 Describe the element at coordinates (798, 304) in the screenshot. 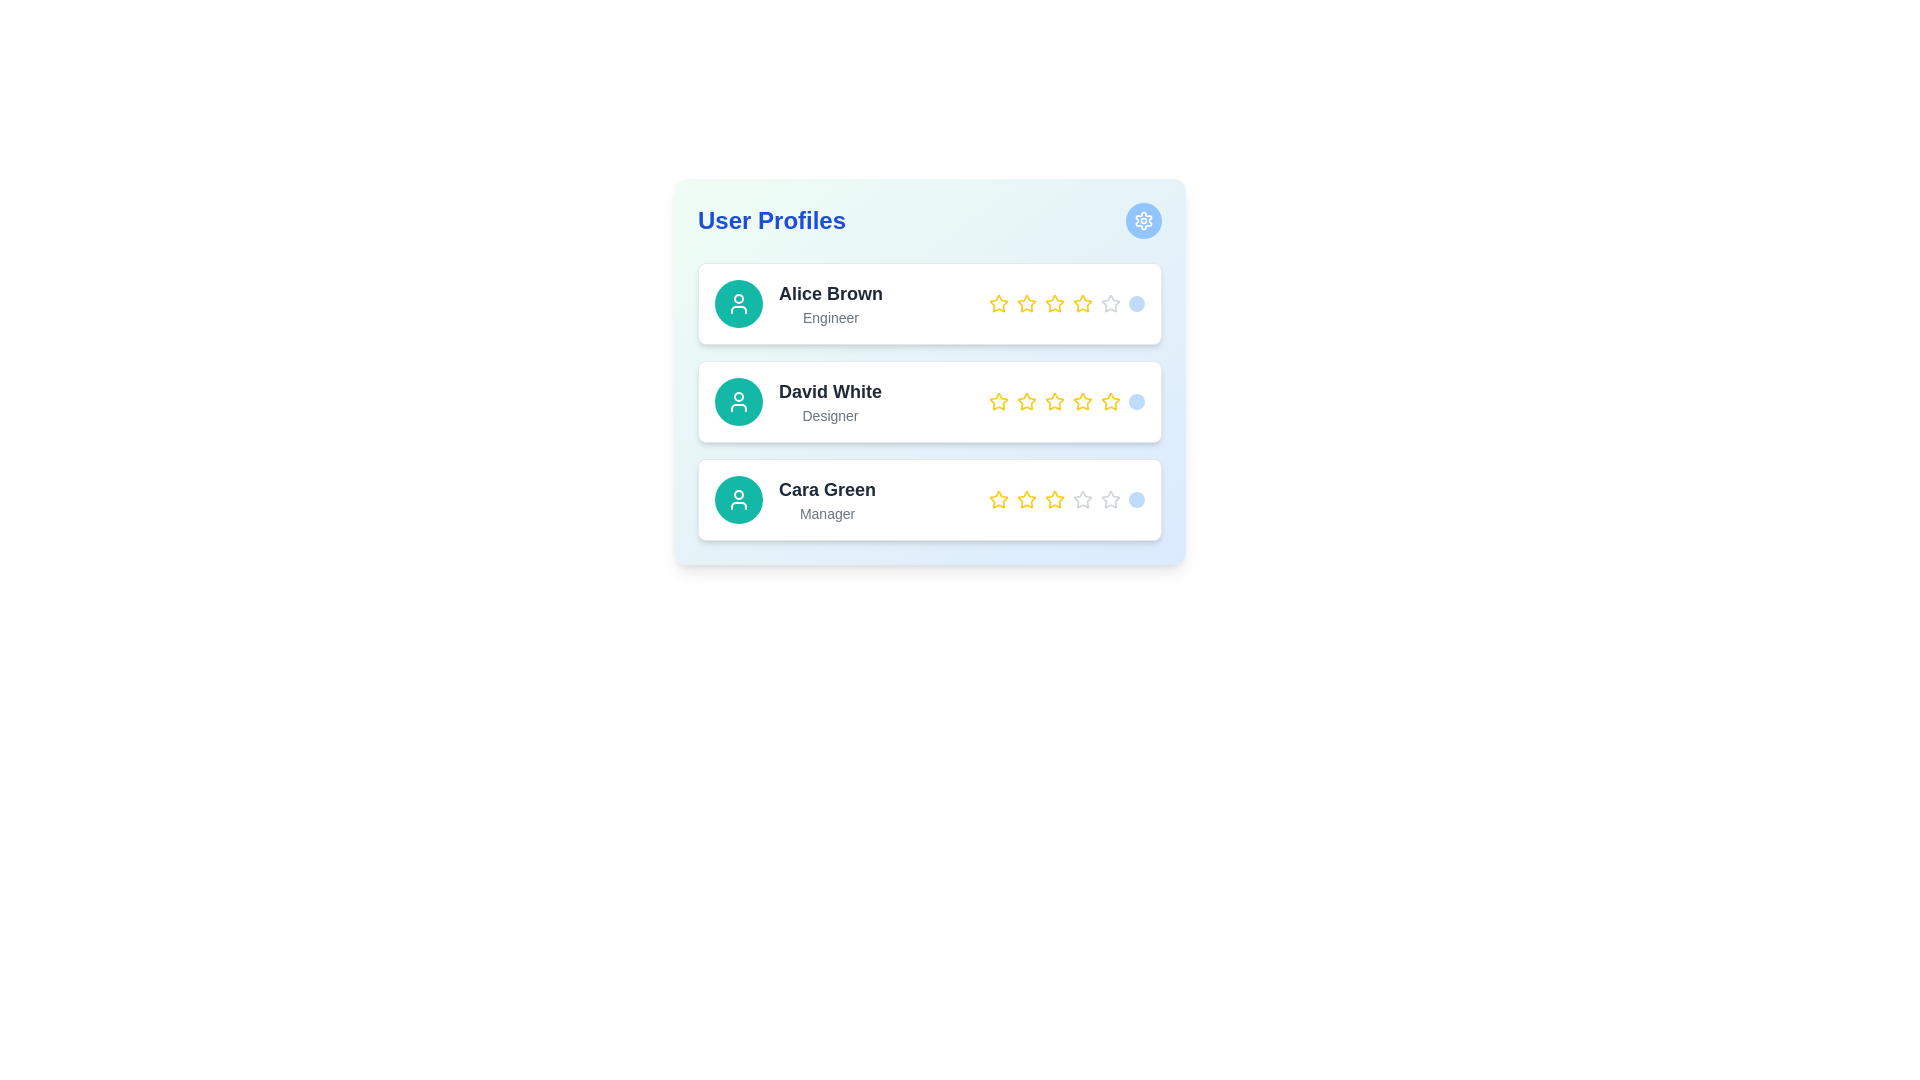

I see `the UserProfileSummary element at the top of the user profiles list` at that location.